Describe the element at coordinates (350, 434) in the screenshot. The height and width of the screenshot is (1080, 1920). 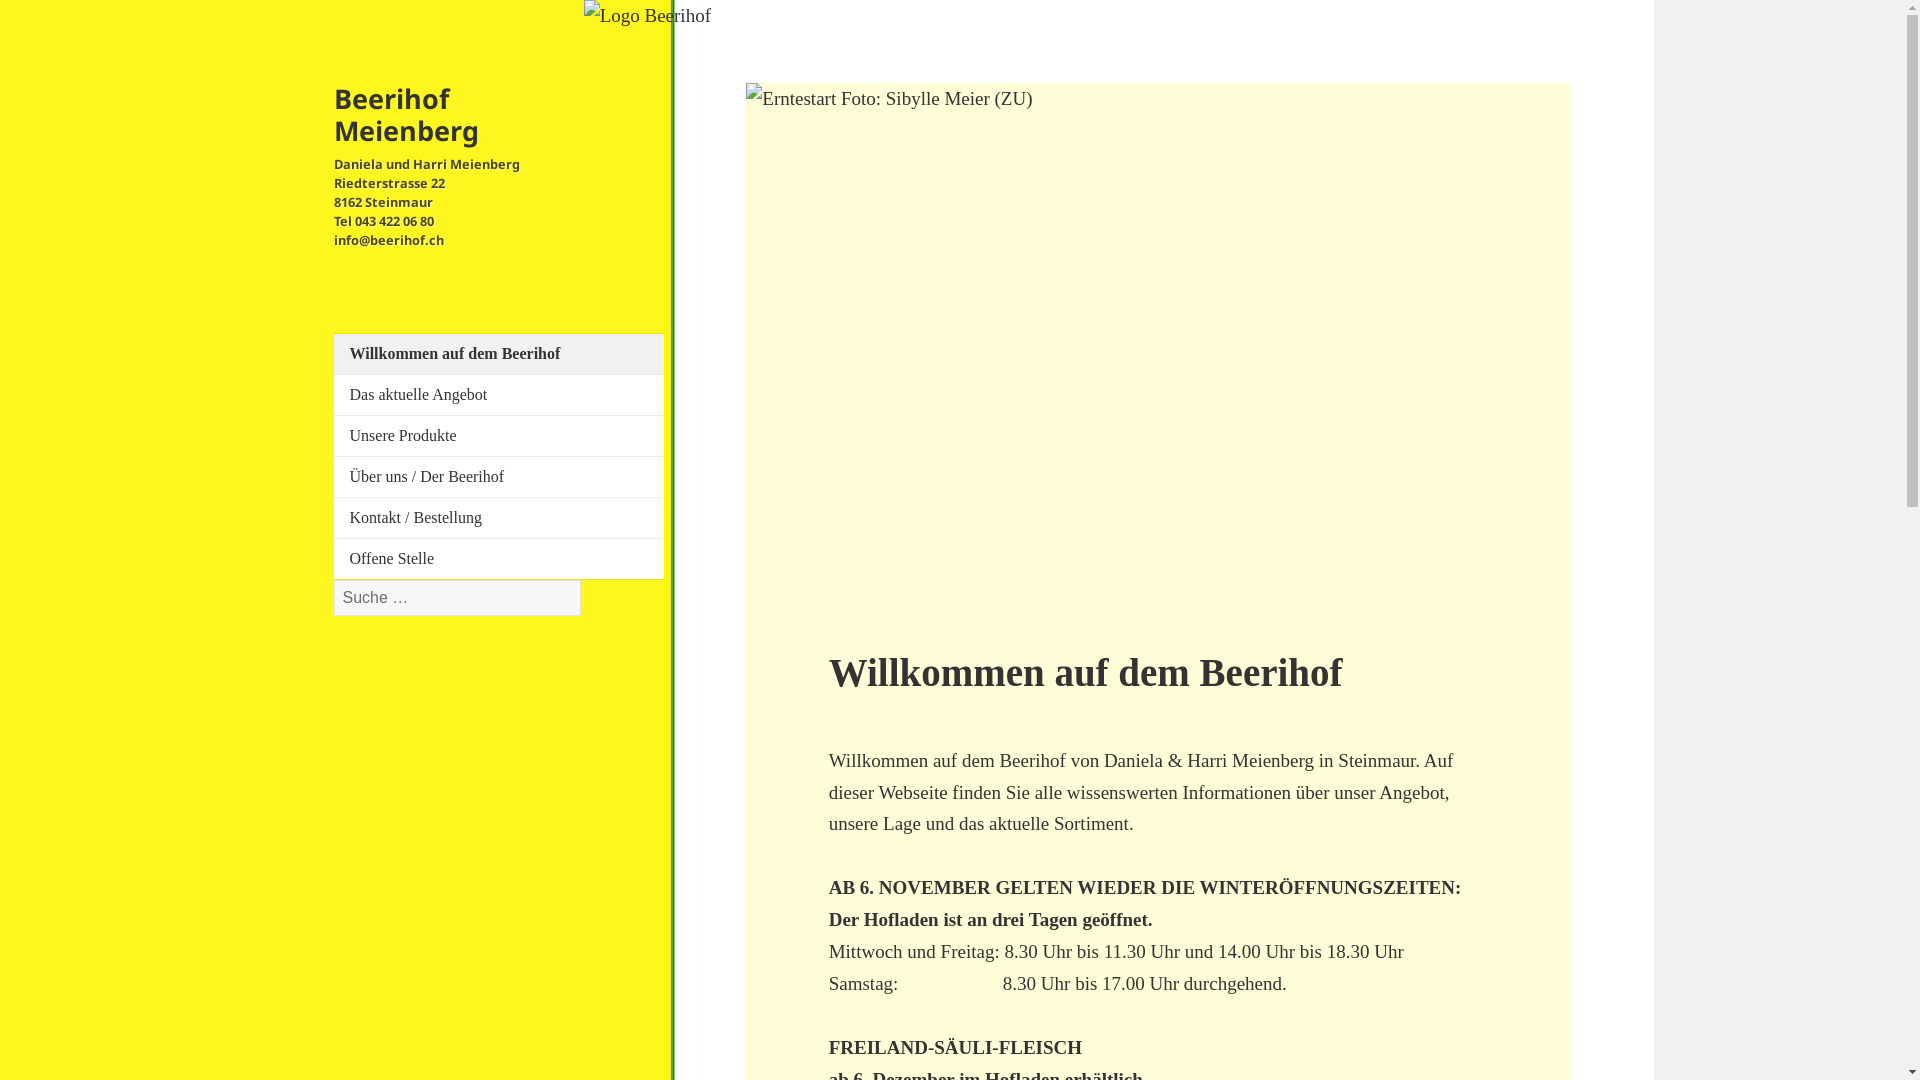
I see `'Unsere Produkte'` at that location.